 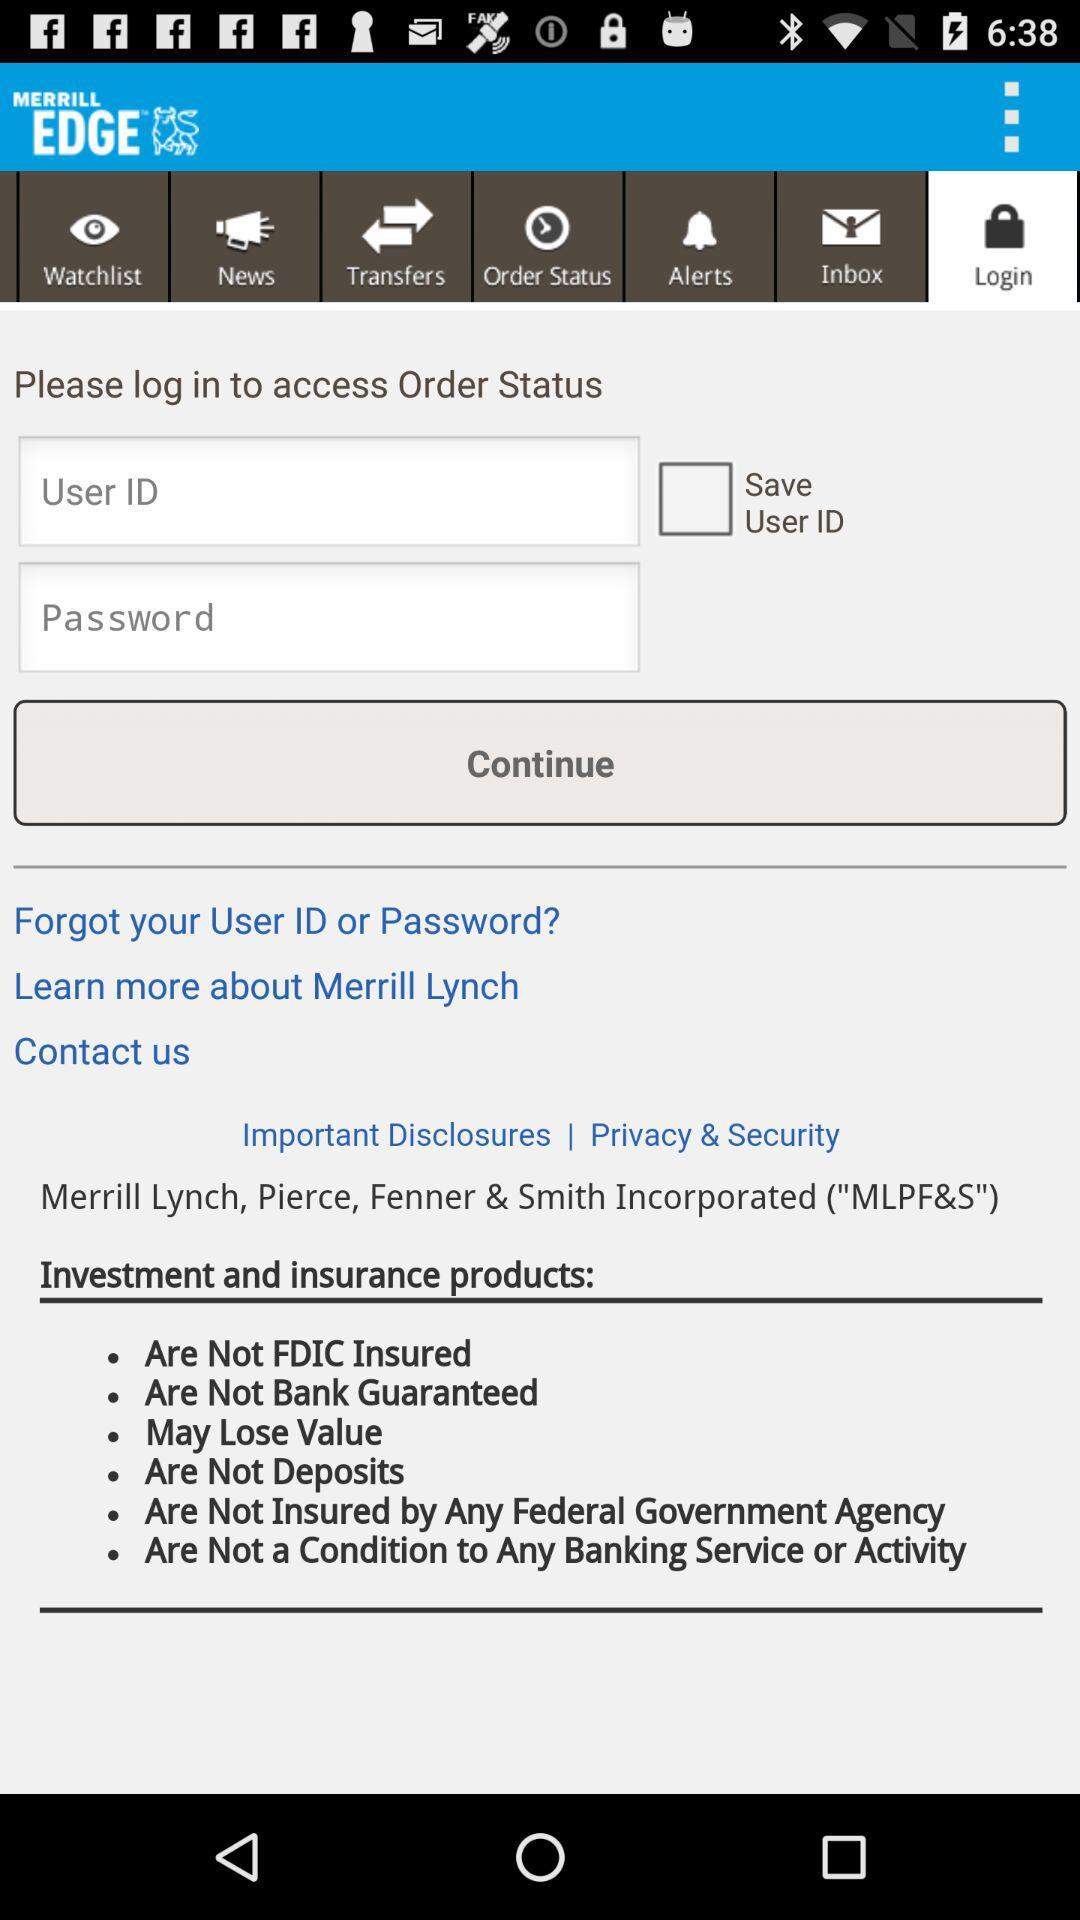 I want to click on input user id for app, so click(x=328, y=497).